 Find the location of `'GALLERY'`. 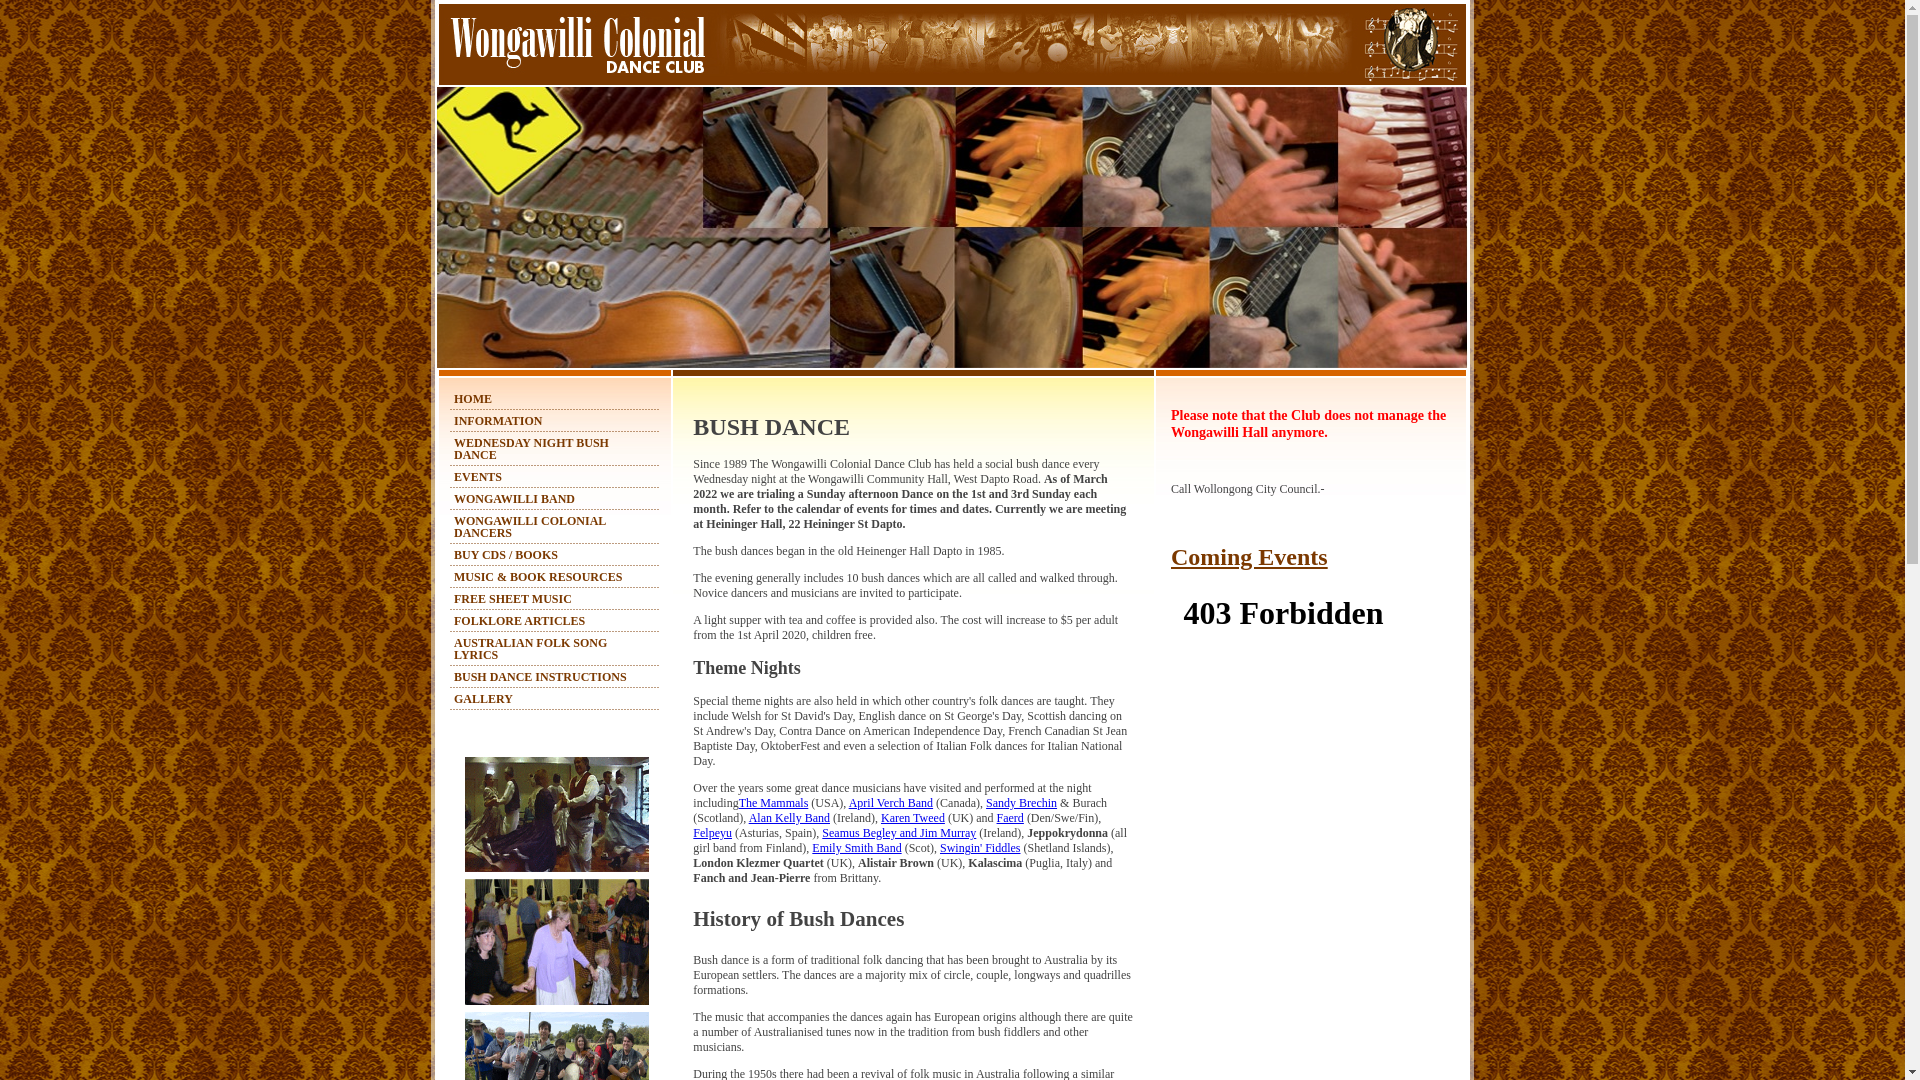

'GALLERY' is located at coordinates (483, 697).